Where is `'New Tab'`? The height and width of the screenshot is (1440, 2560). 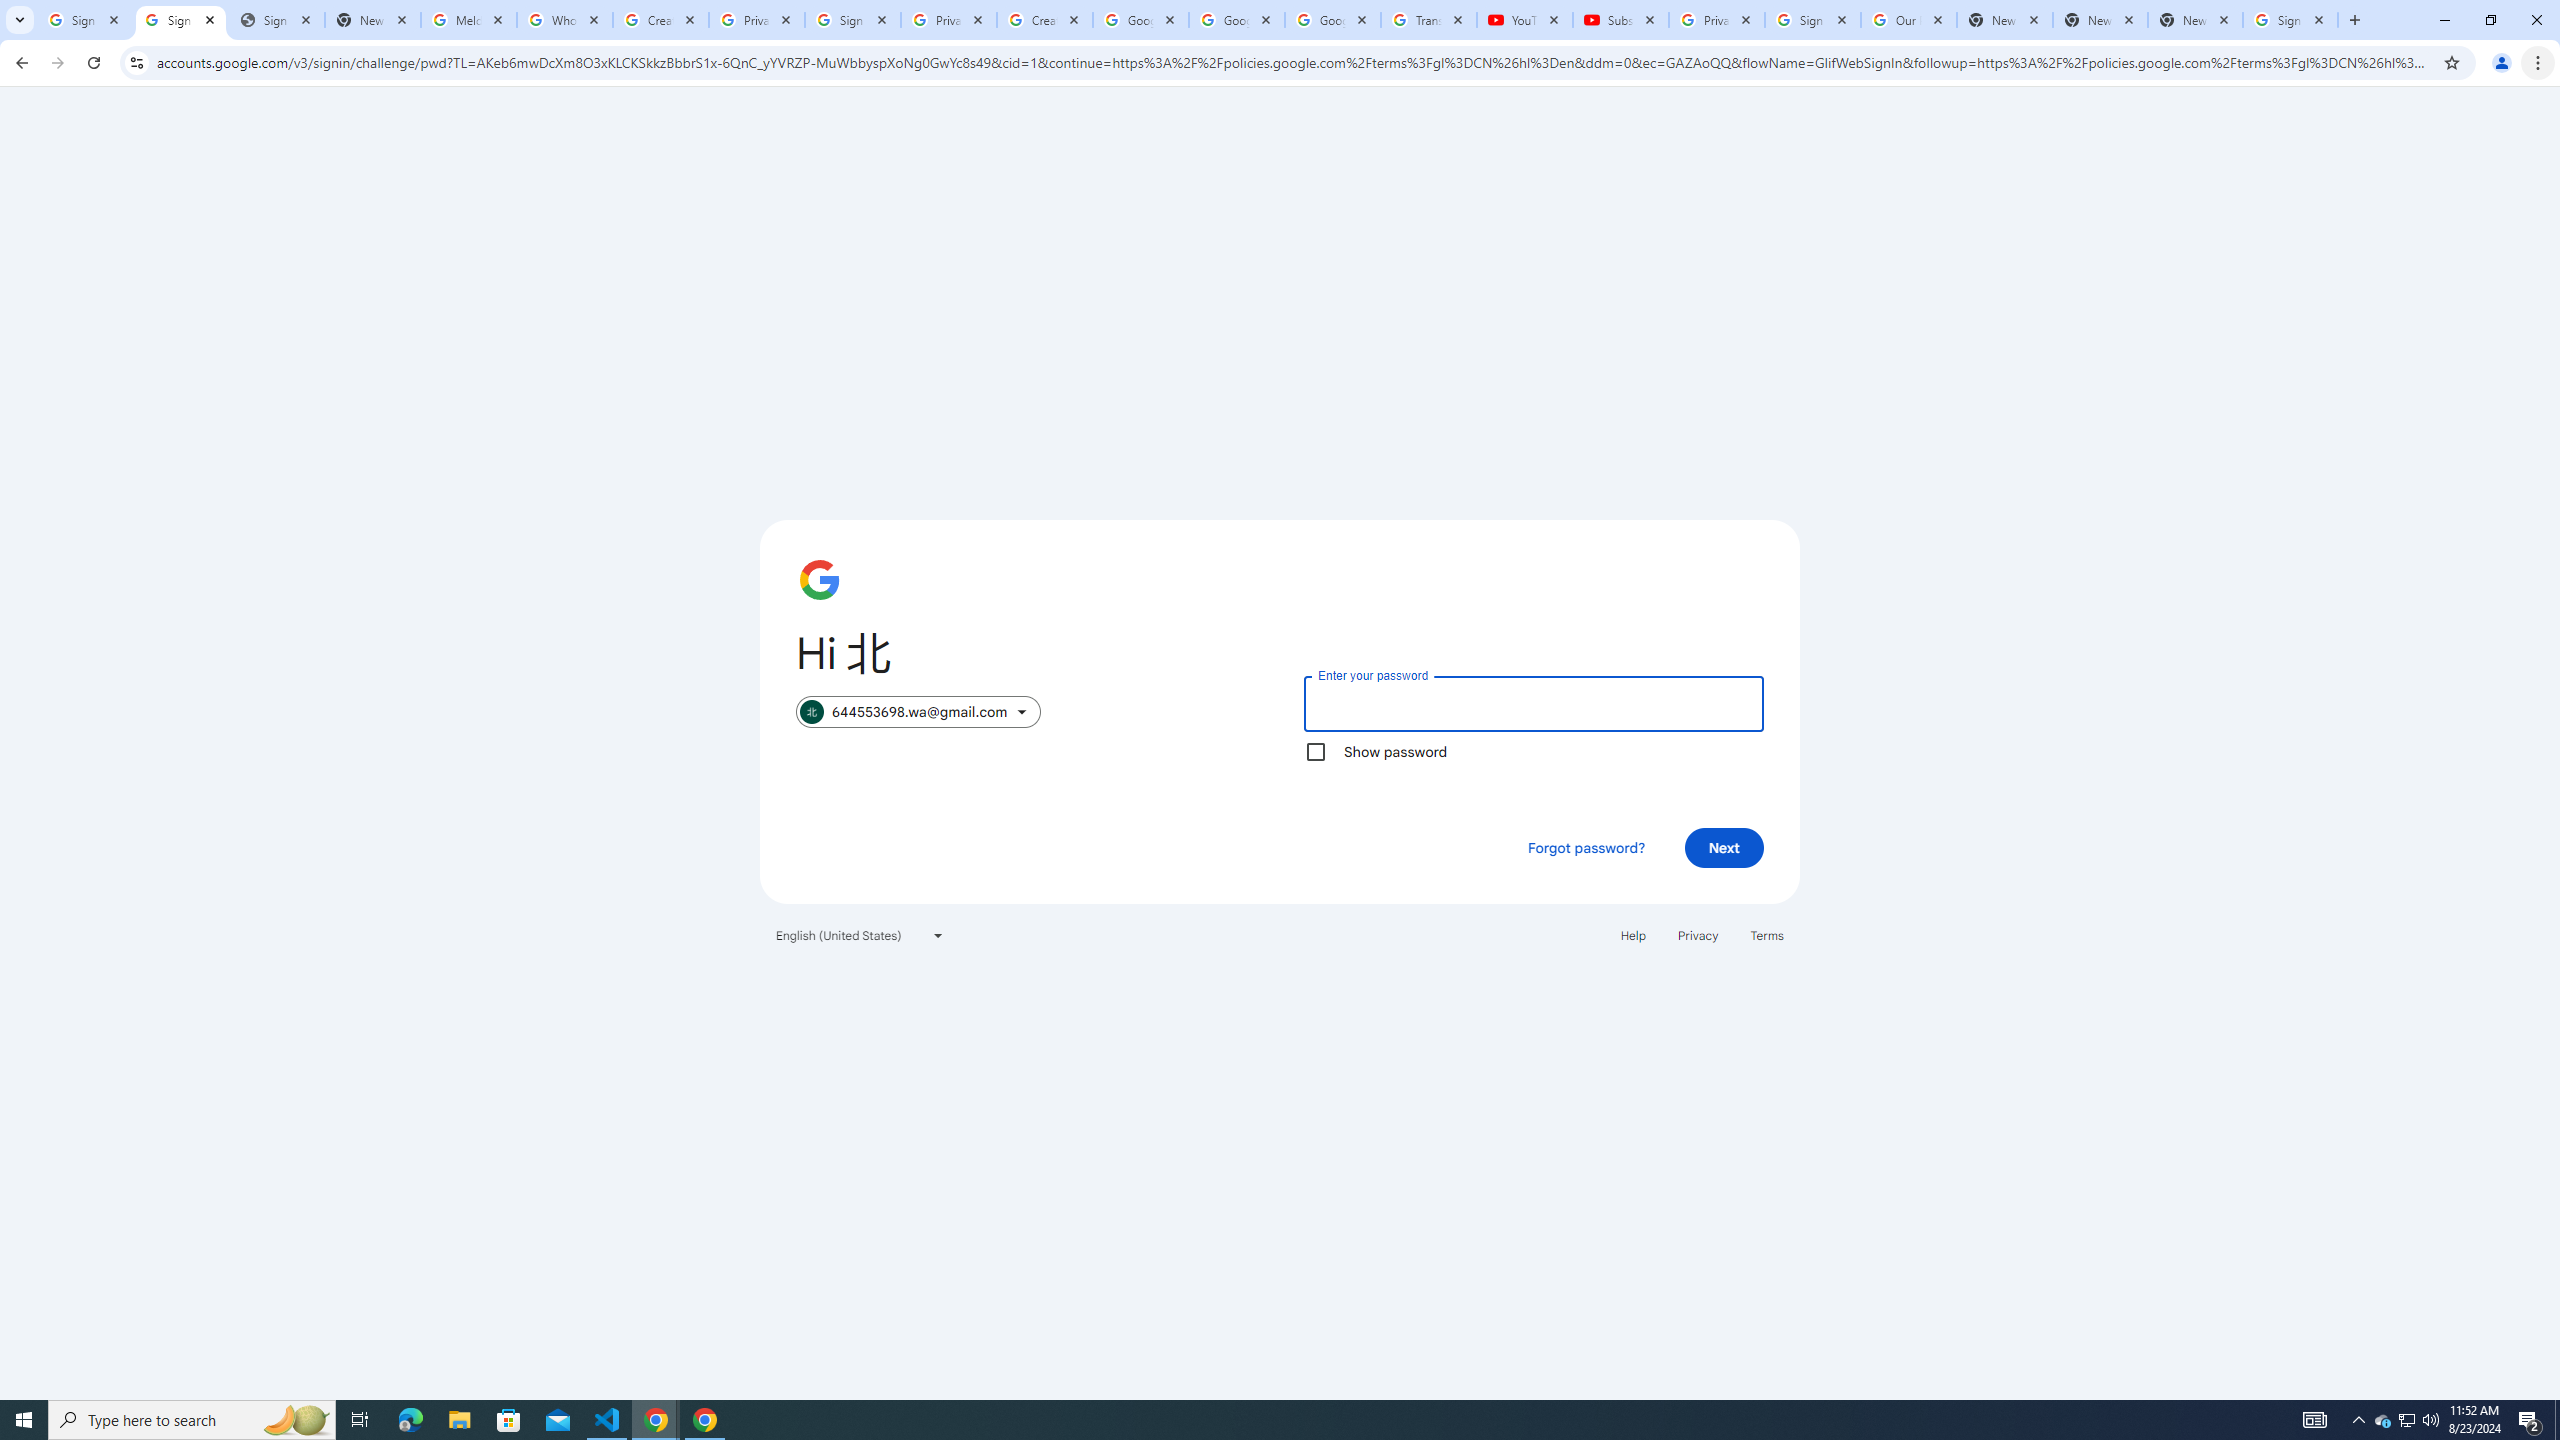 'New Tab' is located at coordinates (2196, 19).